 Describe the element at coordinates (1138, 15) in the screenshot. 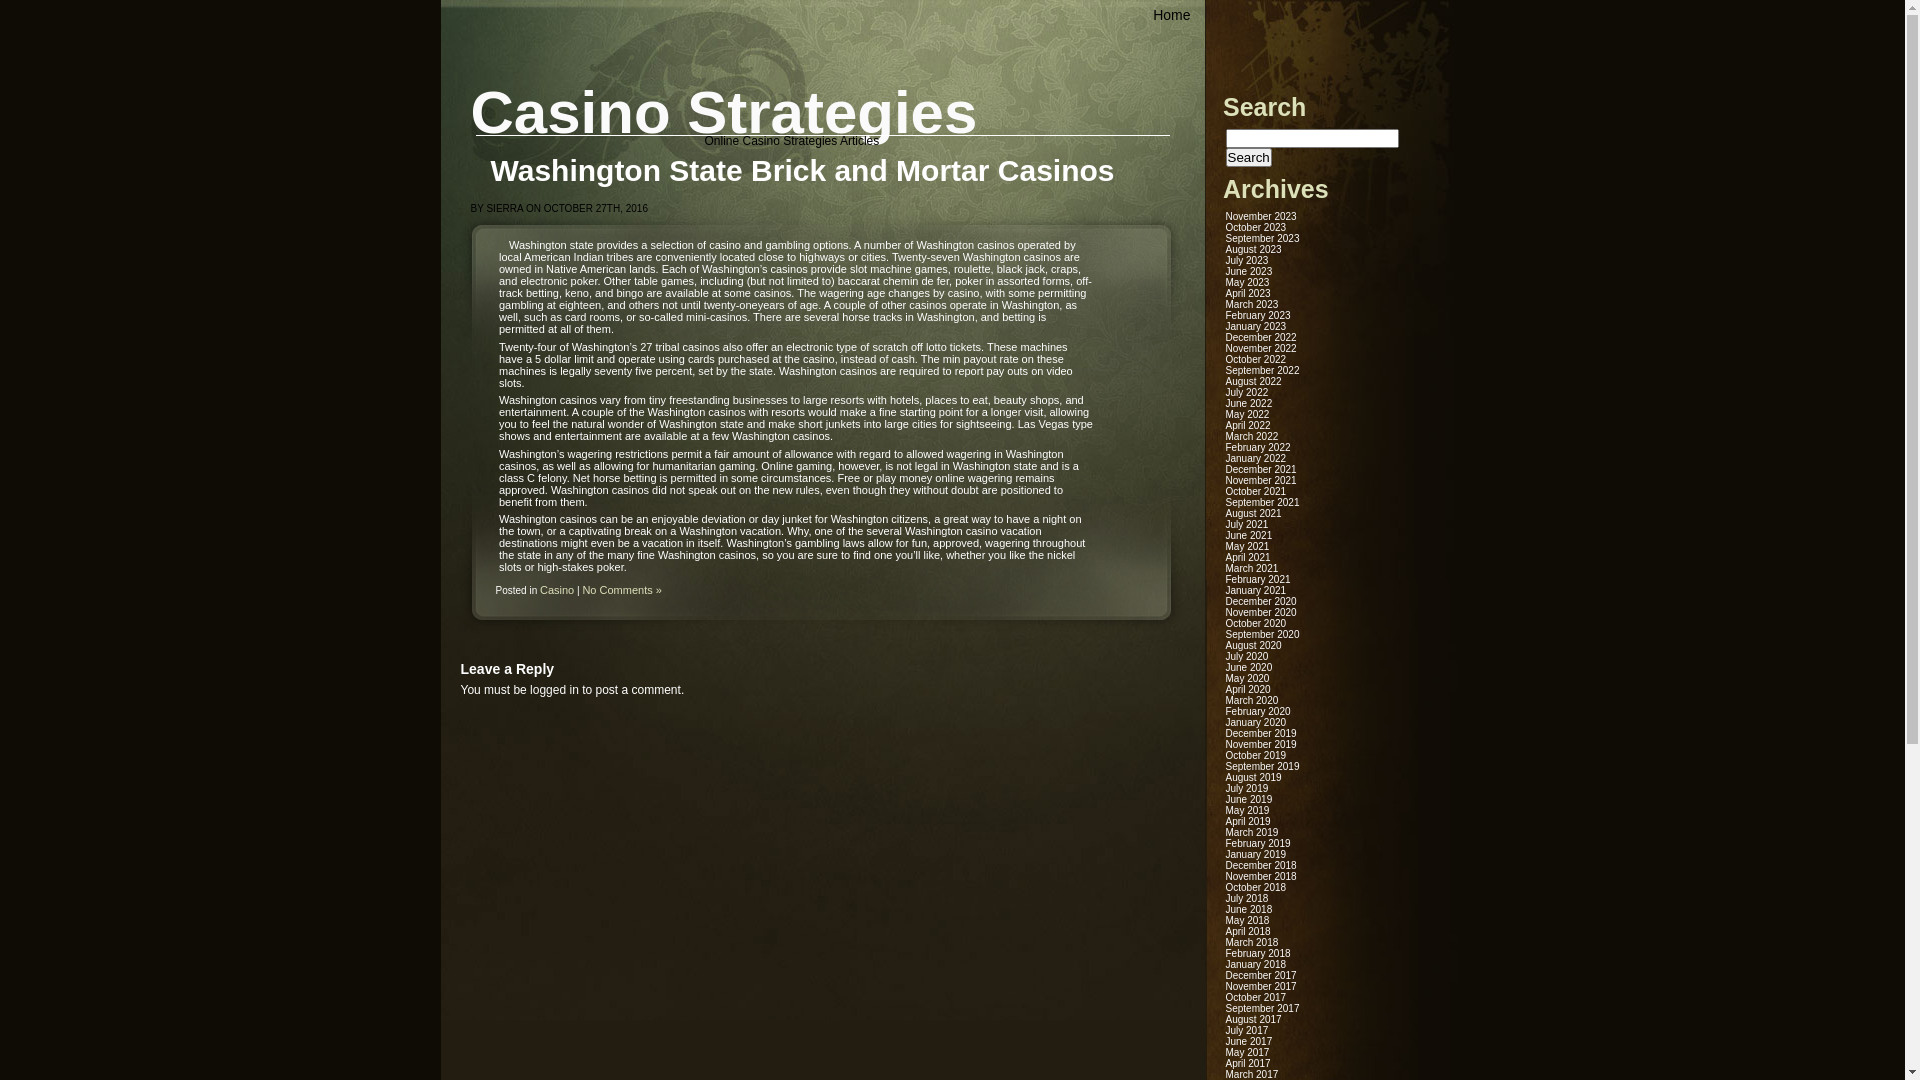

I see `'Home'` at that location.